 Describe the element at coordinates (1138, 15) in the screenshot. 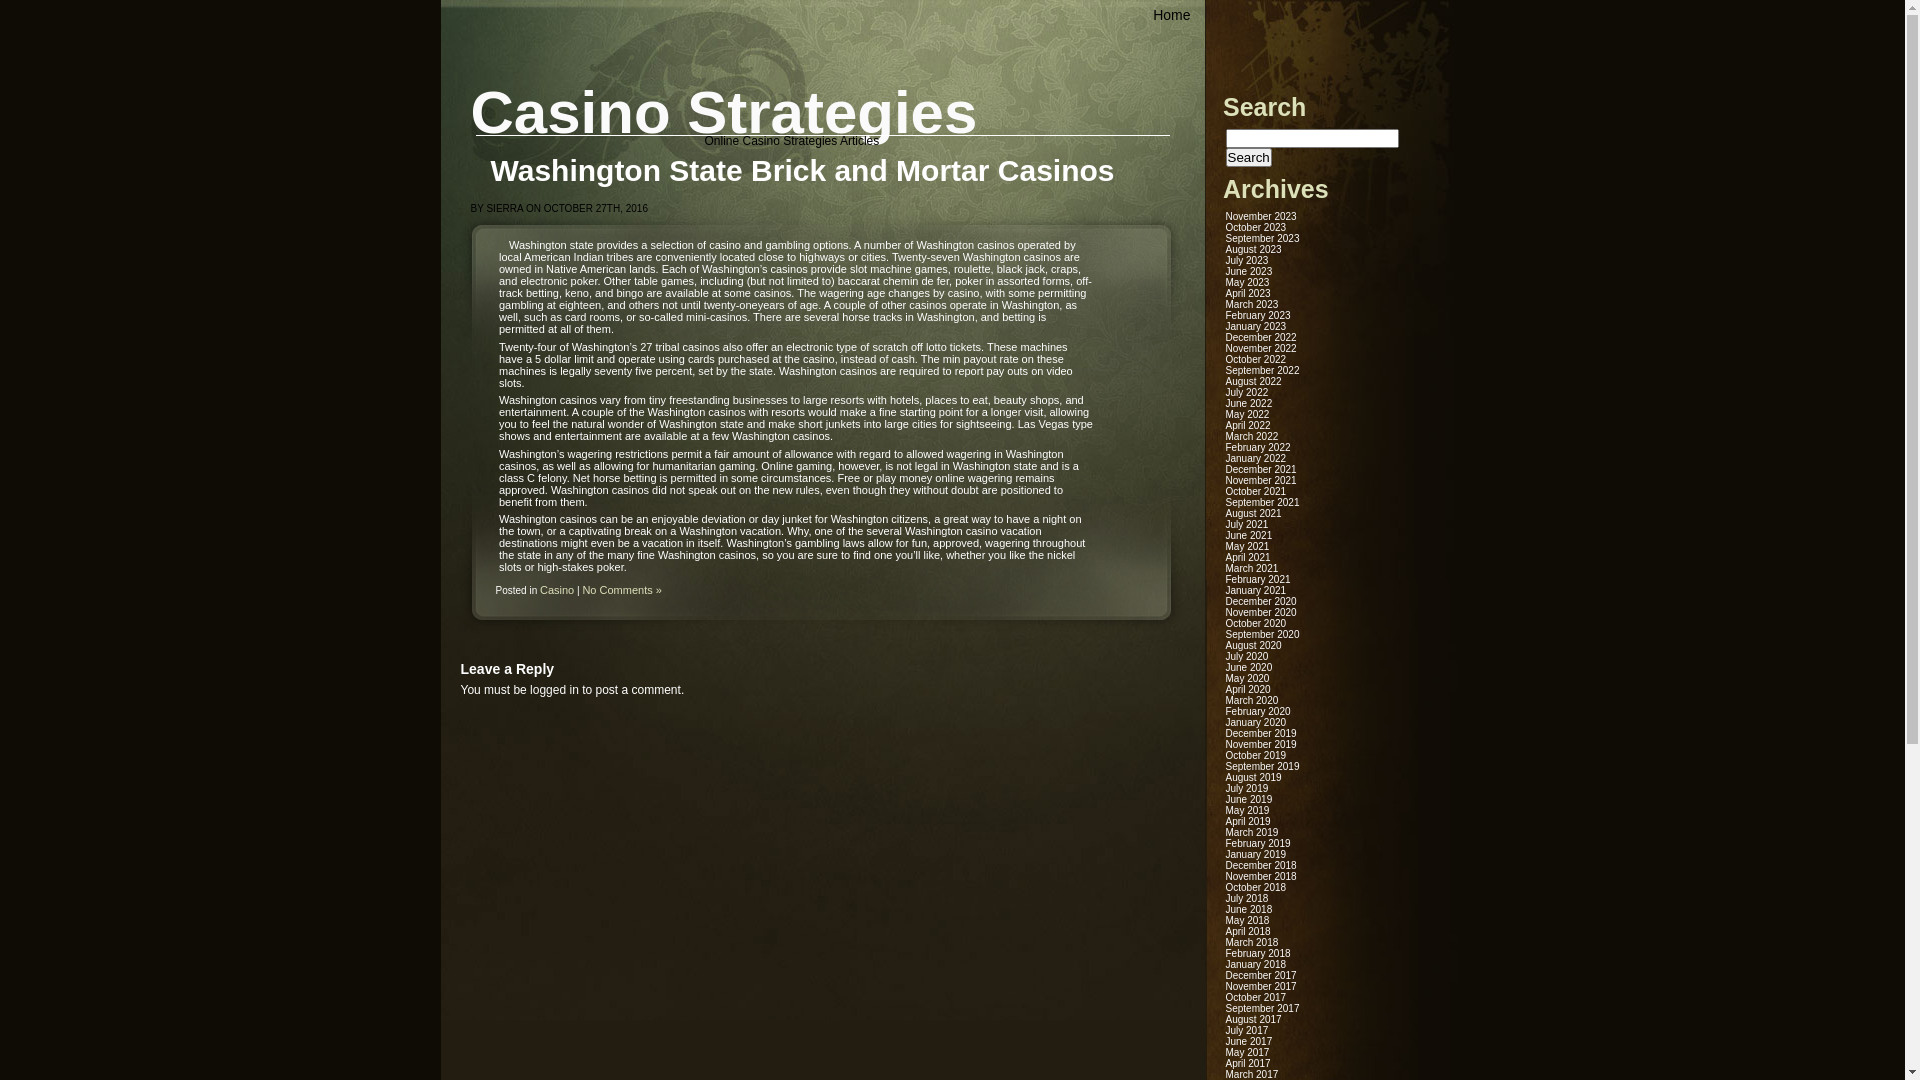

I see `'Home'` at that location.